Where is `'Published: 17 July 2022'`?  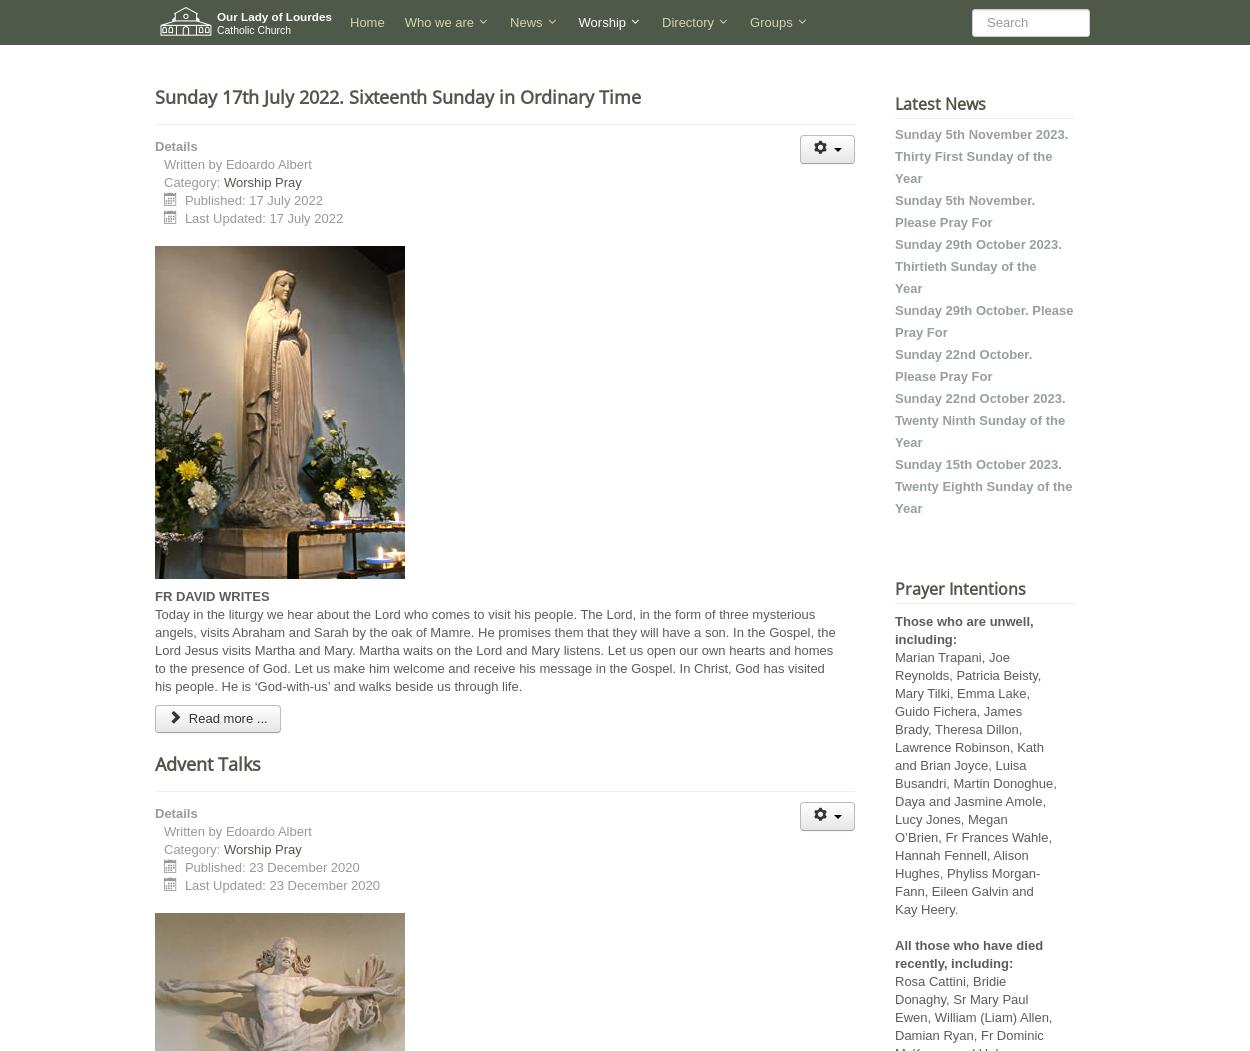 'Published: 17 July 2022' is located at coordinates (253, 200).